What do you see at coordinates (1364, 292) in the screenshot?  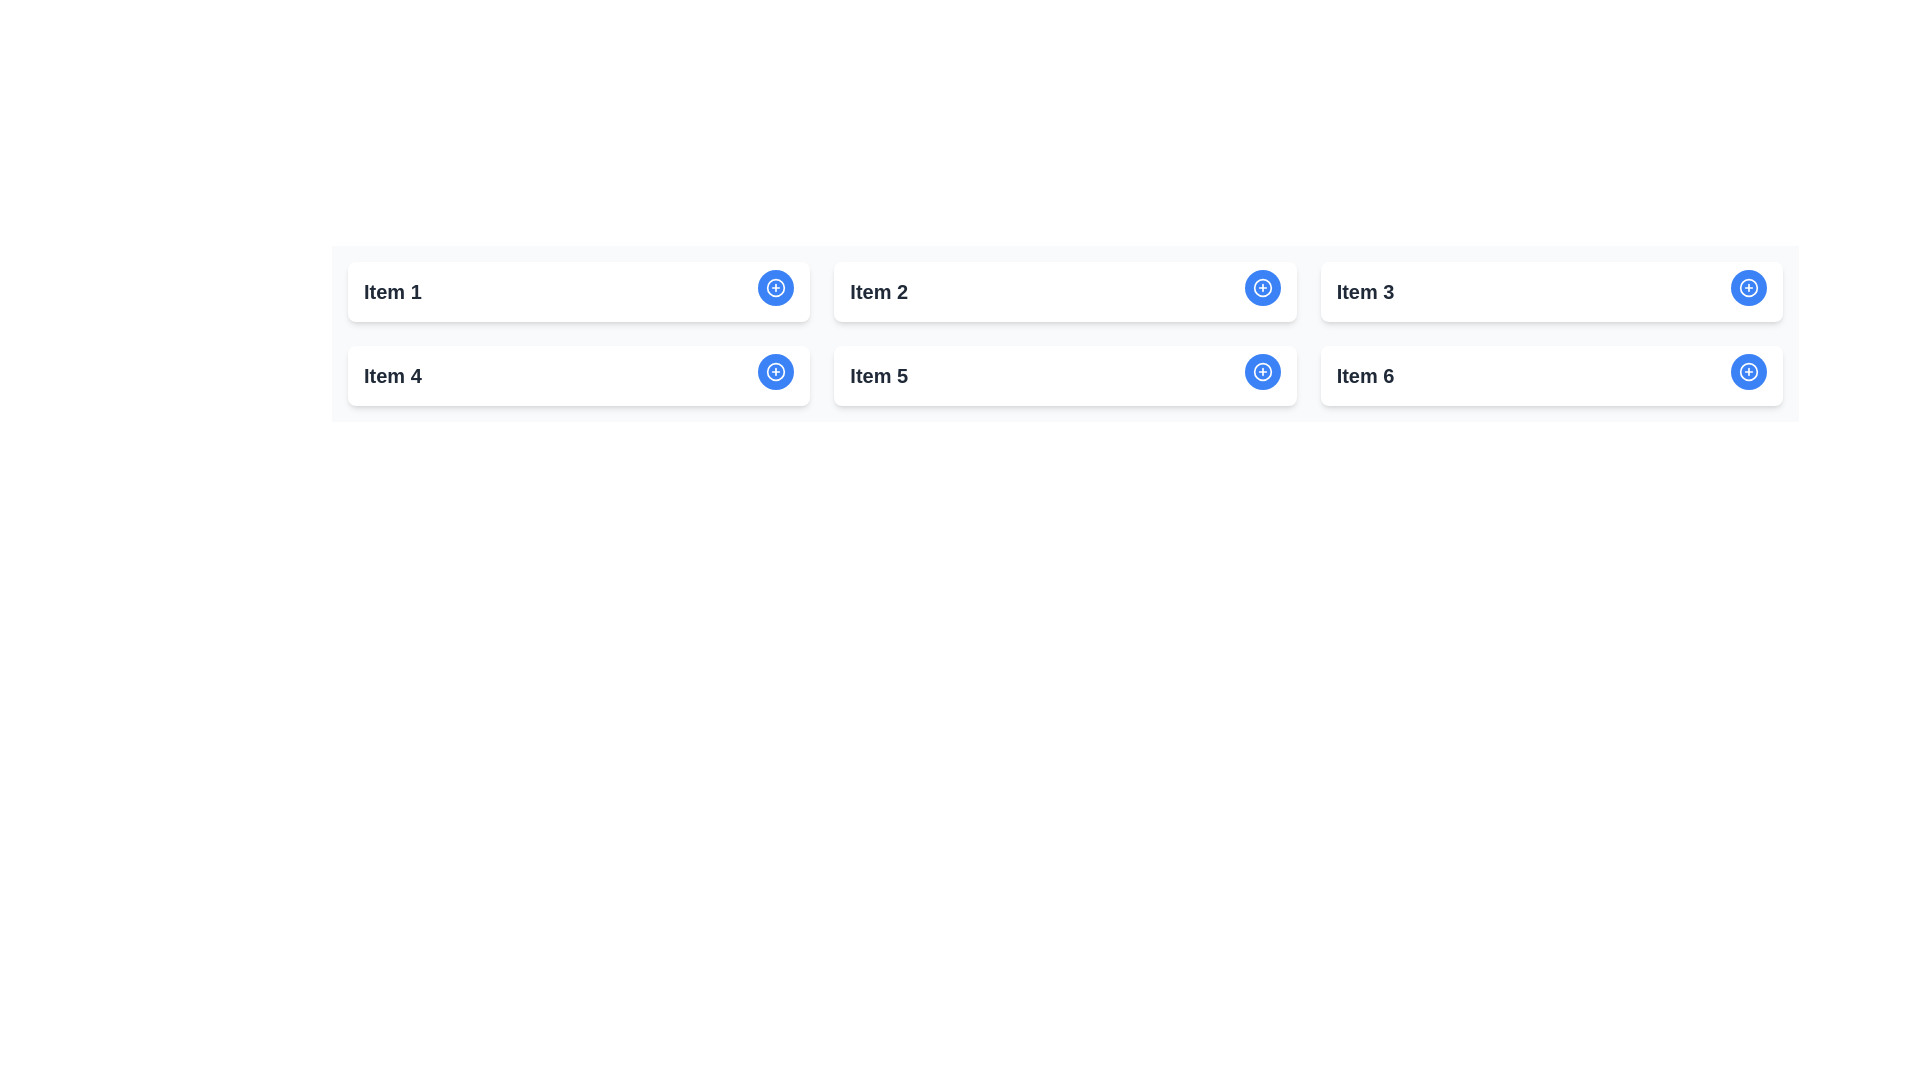 I see `the text label 'Item 3', which is styled with a bold, large font and positioned centrally in the top row of a two-row layout` at bounding box center [1364, 292].